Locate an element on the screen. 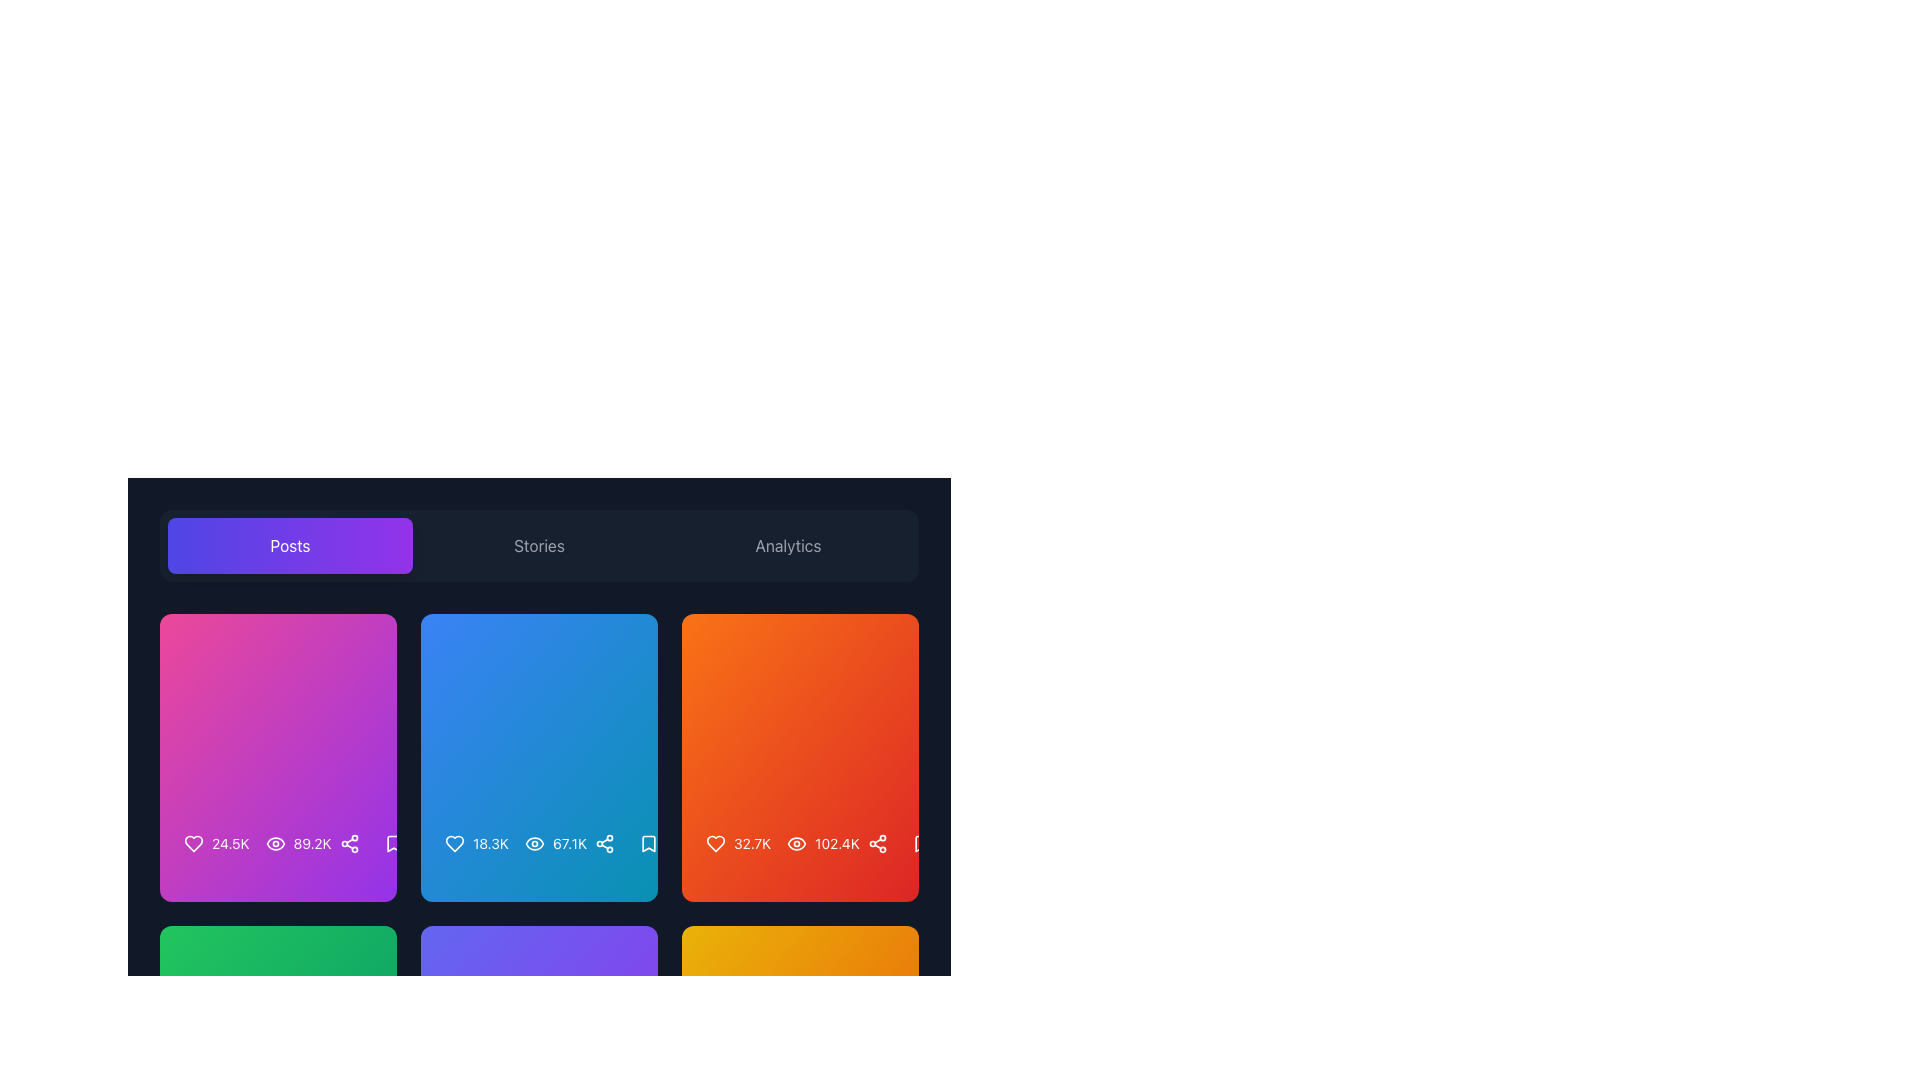  the text label '24.5K' styled with white color on a dark background, which is part of a card with a purple gradient background, located in the bottom left corner is located at coordinates (216, 844).